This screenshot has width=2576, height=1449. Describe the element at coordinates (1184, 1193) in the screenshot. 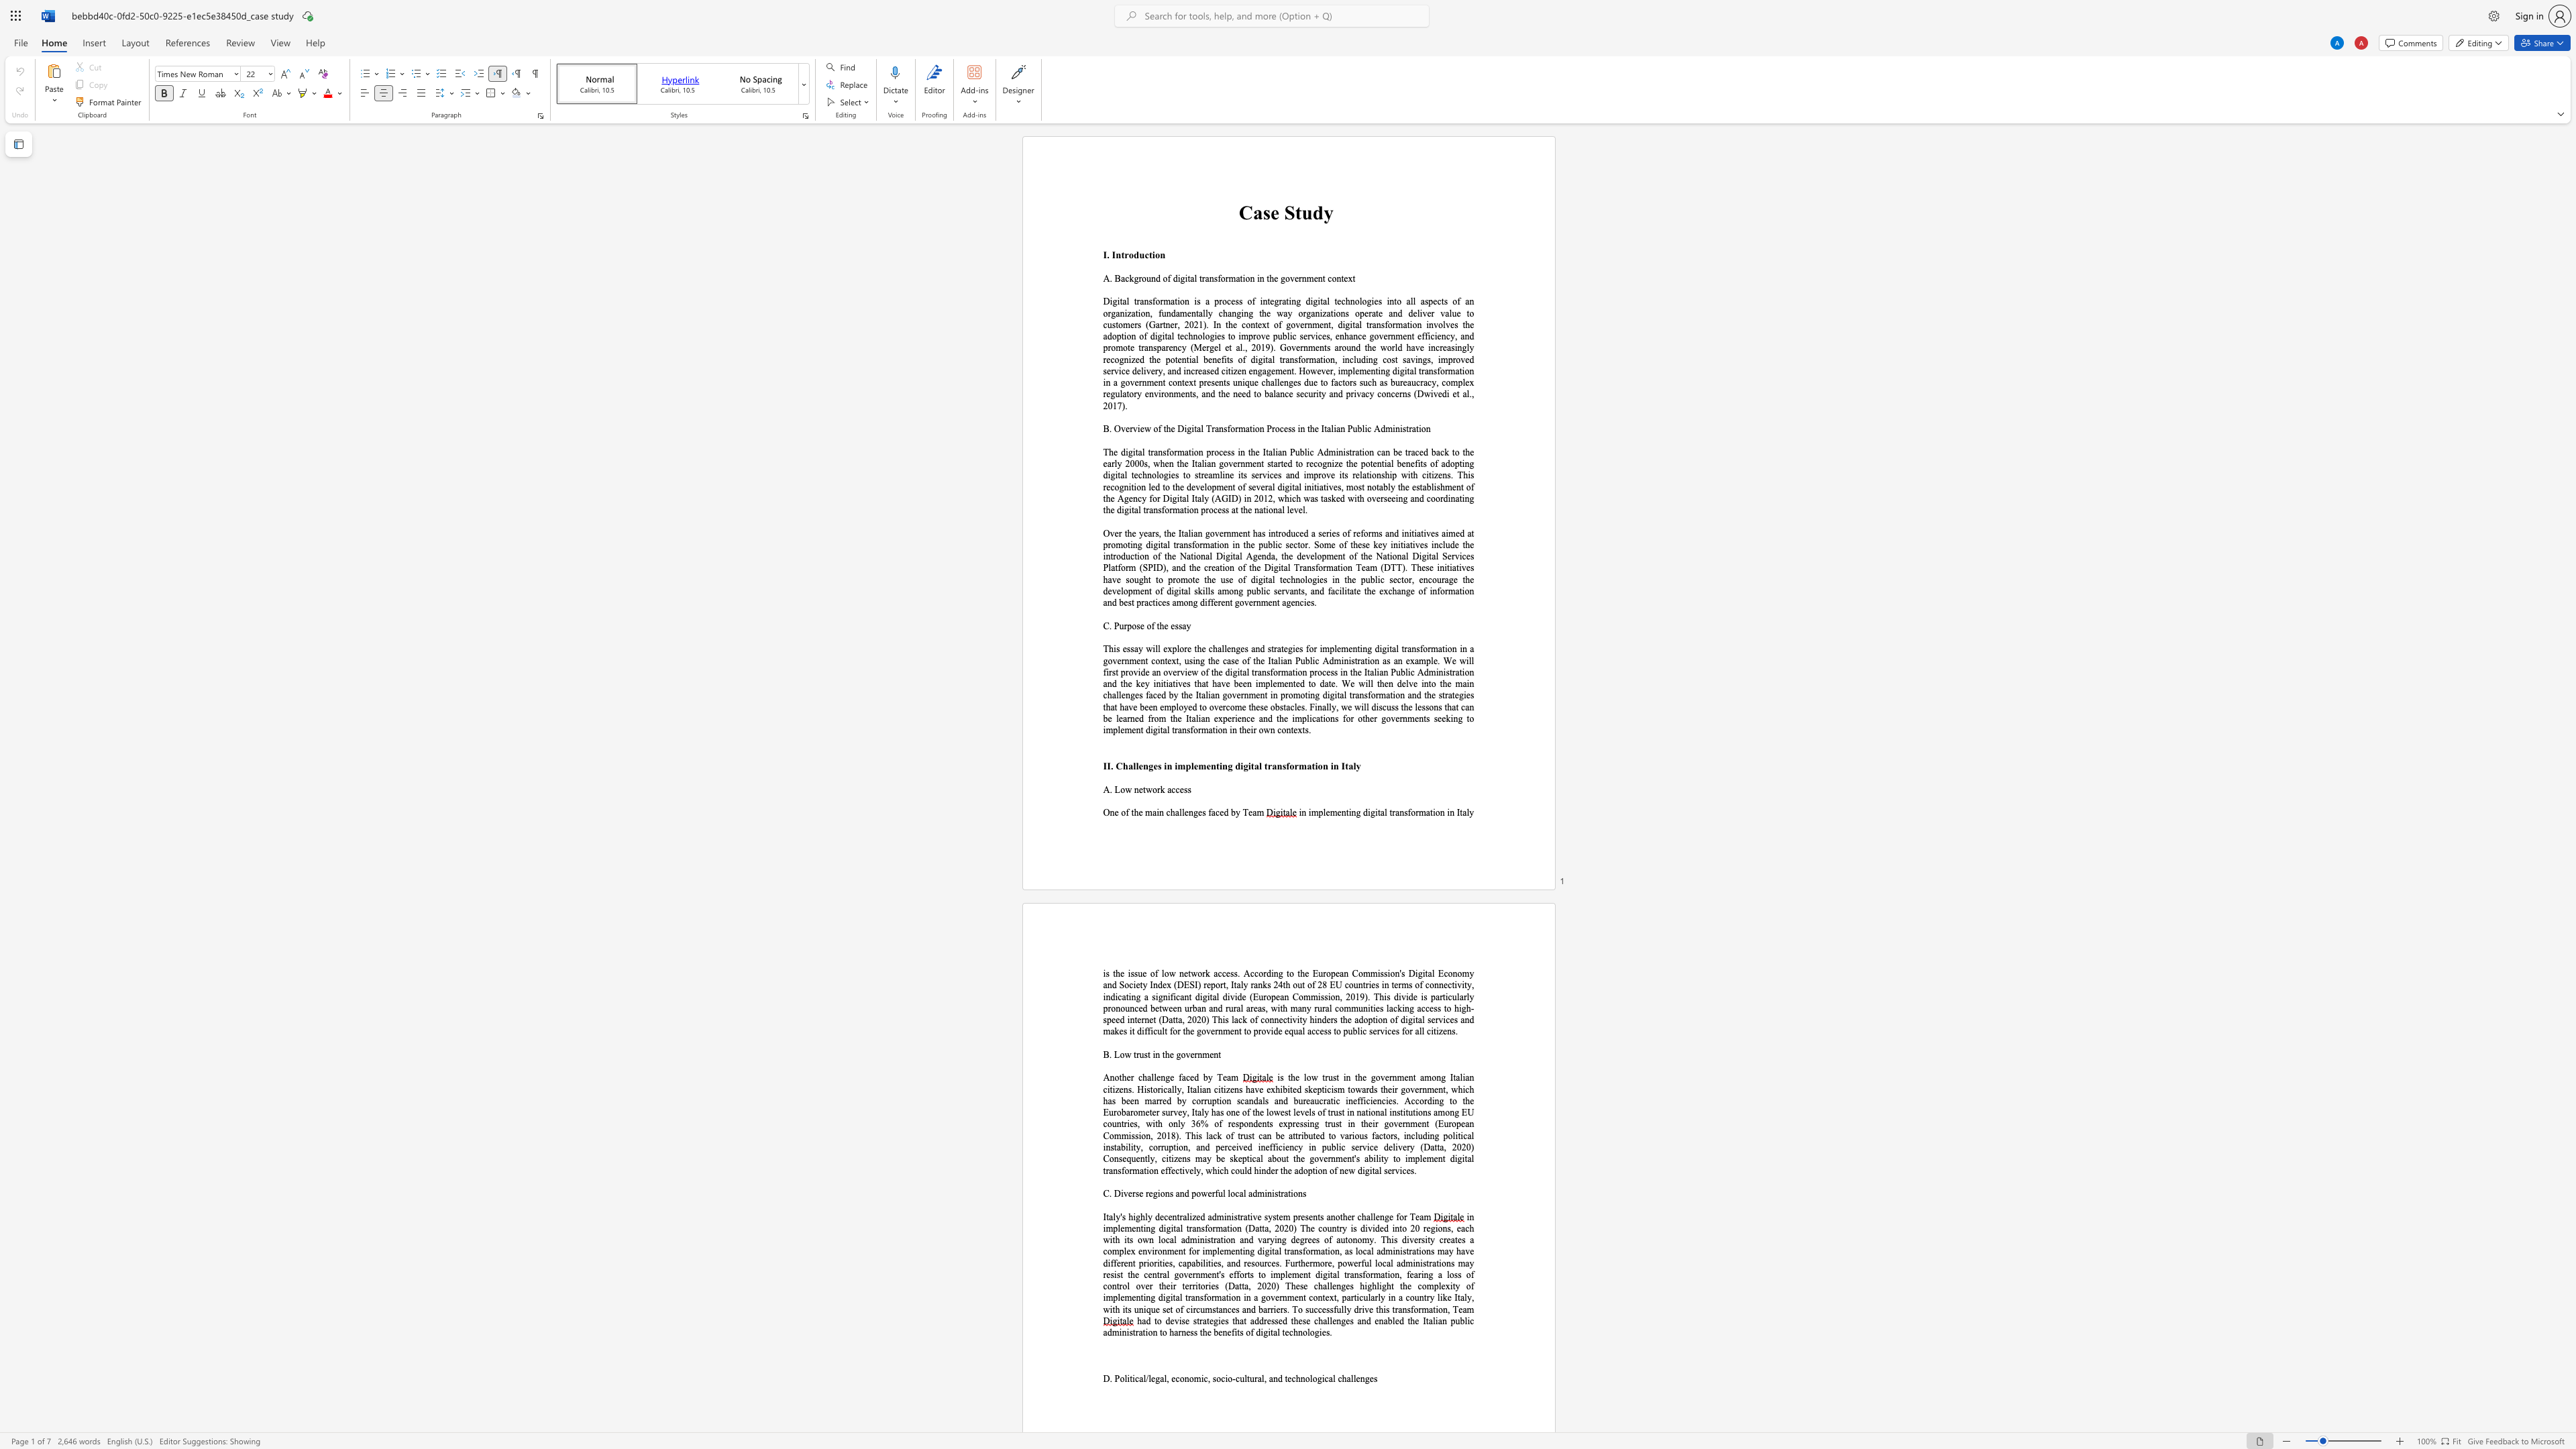

I see `the subset text "d powerful local admini" within the text "C. Diverse regions and powerful local administrations"` at that location.